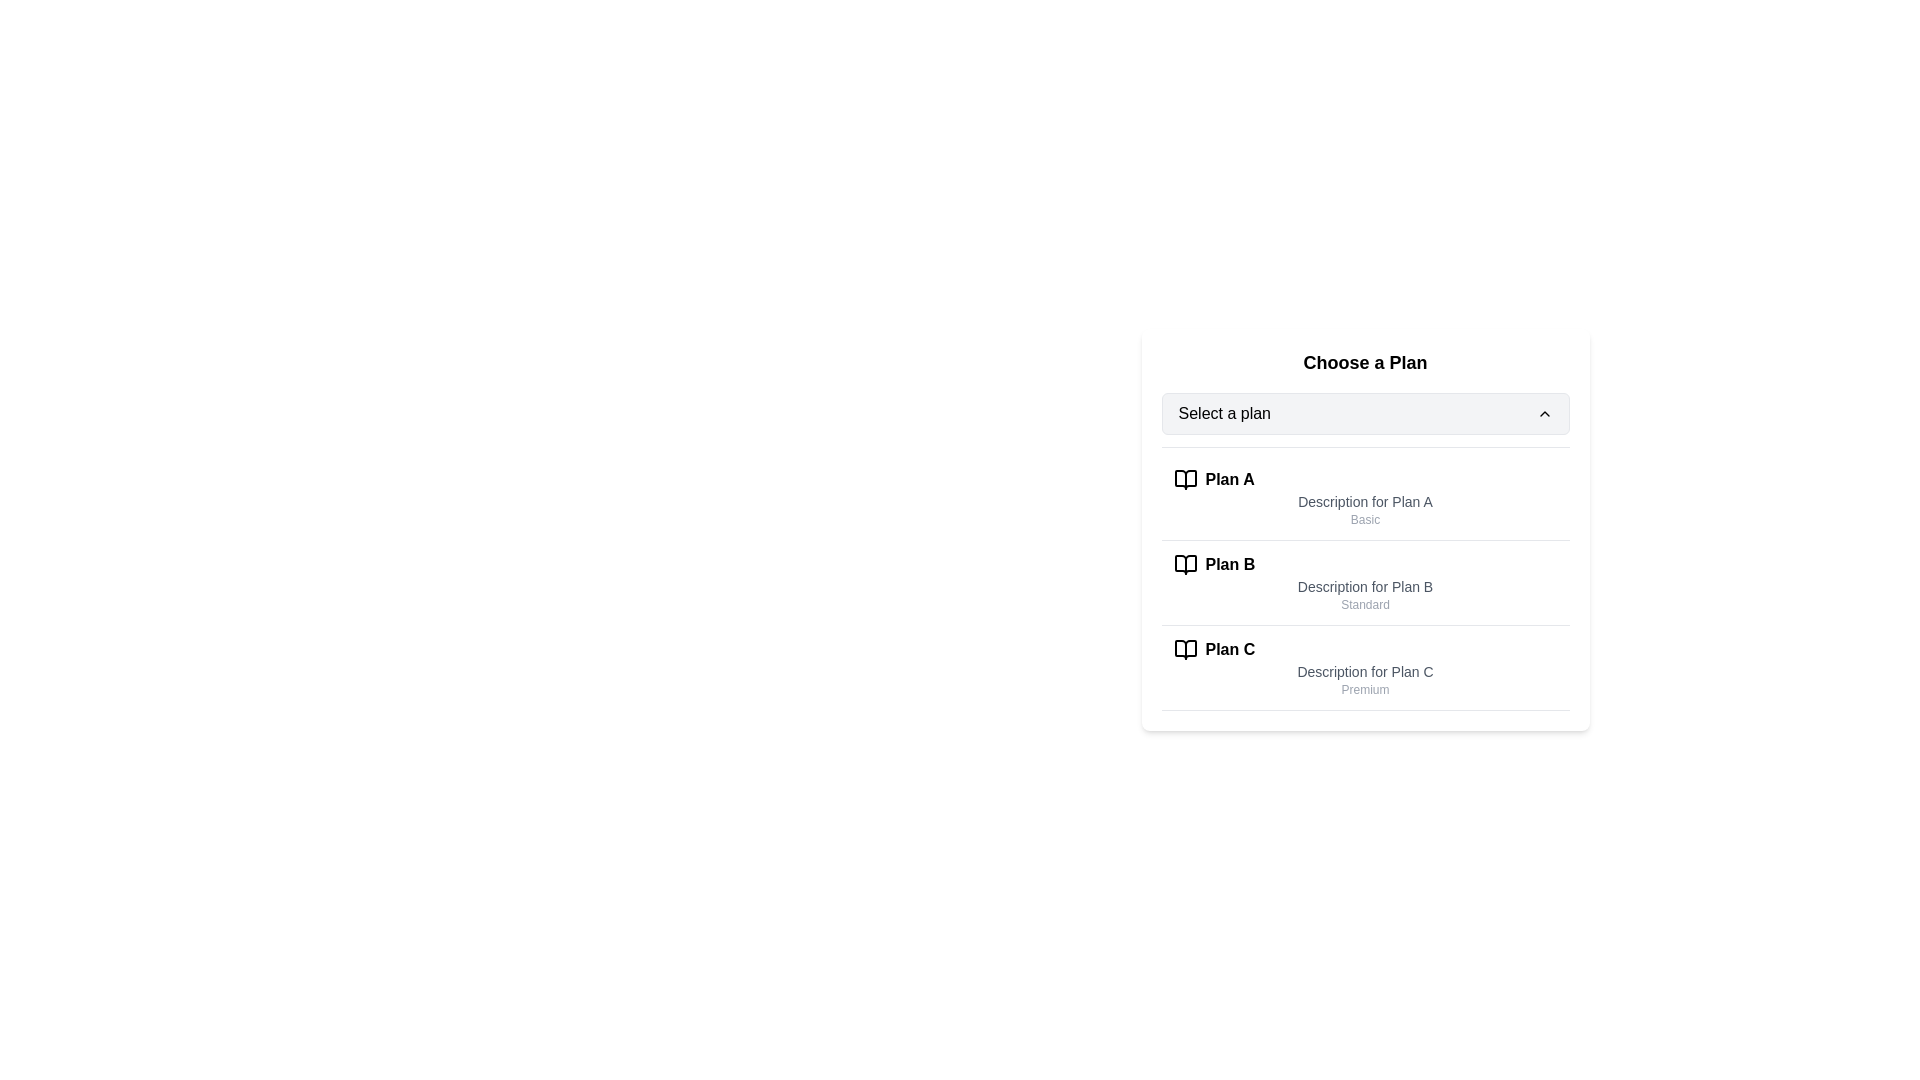 The image size is (1920, 1080). What do you see at coordinates (1185, 650) in the screenshot?
I see `the small black line icon depicting an open book, which is located to the left of the text 'Plan C'` at bounding box center [1185, 650].